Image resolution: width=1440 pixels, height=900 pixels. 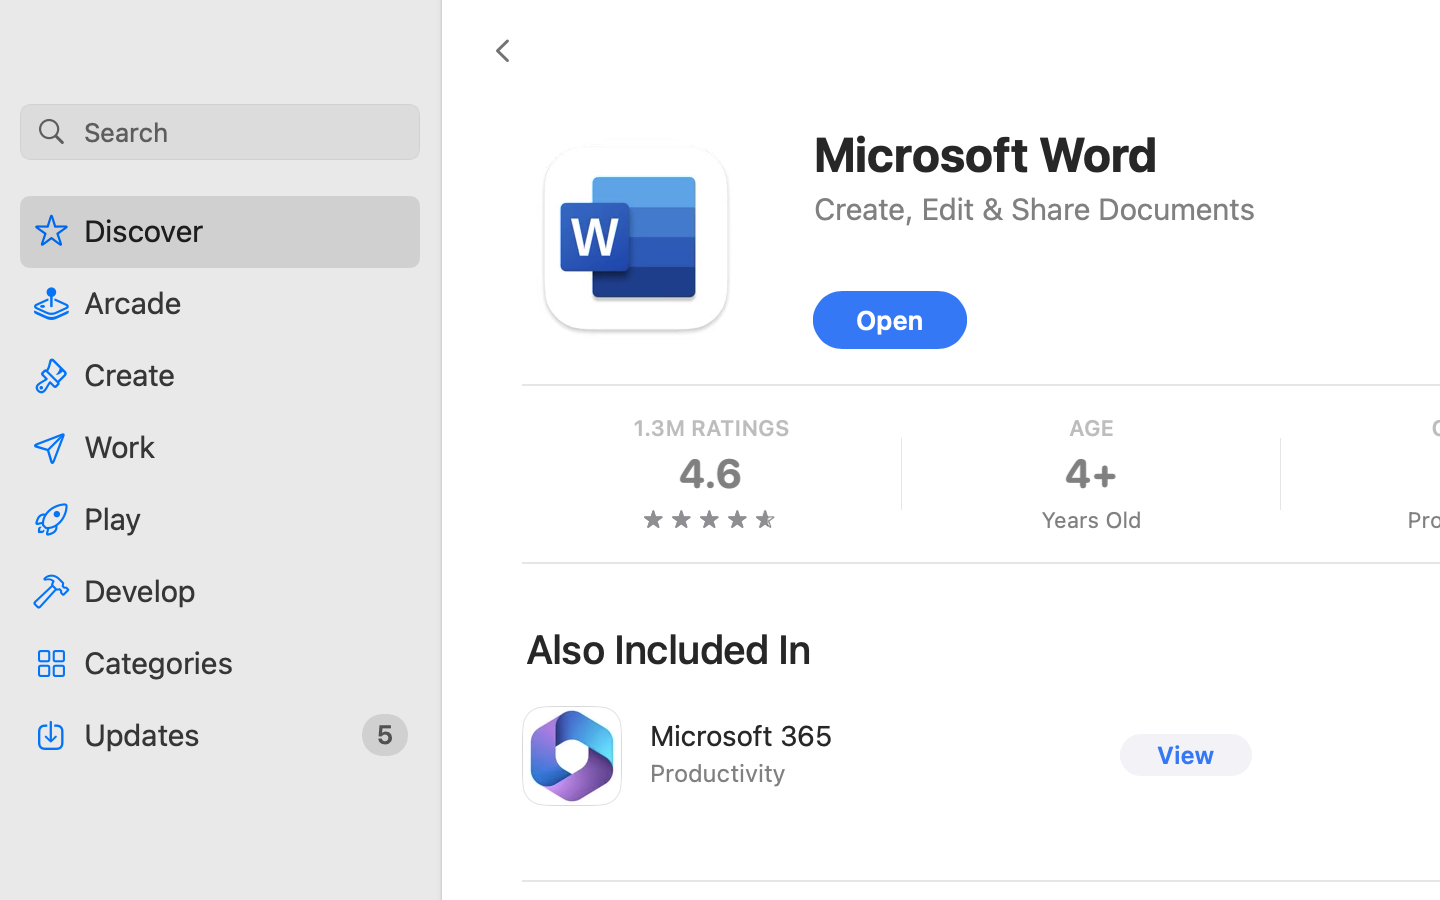 I want to click on 'Years Old', so click(x=1089, y=519).